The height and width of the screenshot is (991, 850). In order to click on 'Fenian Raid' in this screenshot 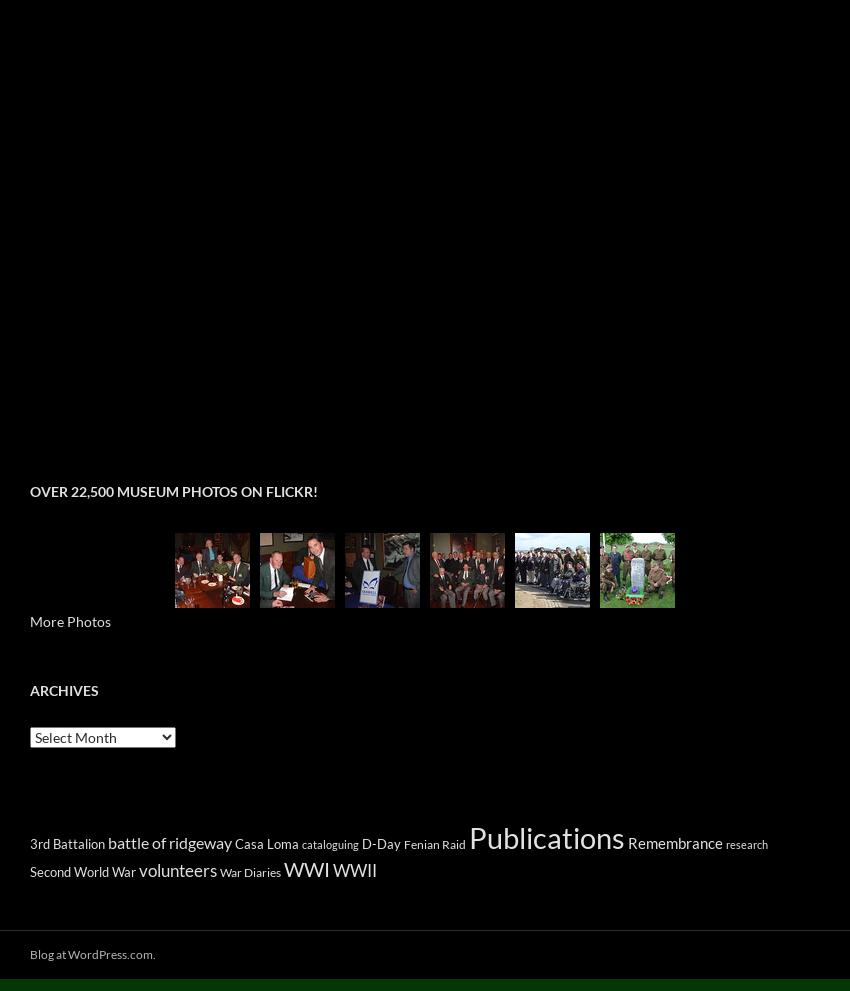, I will do `click(404, 843)`.